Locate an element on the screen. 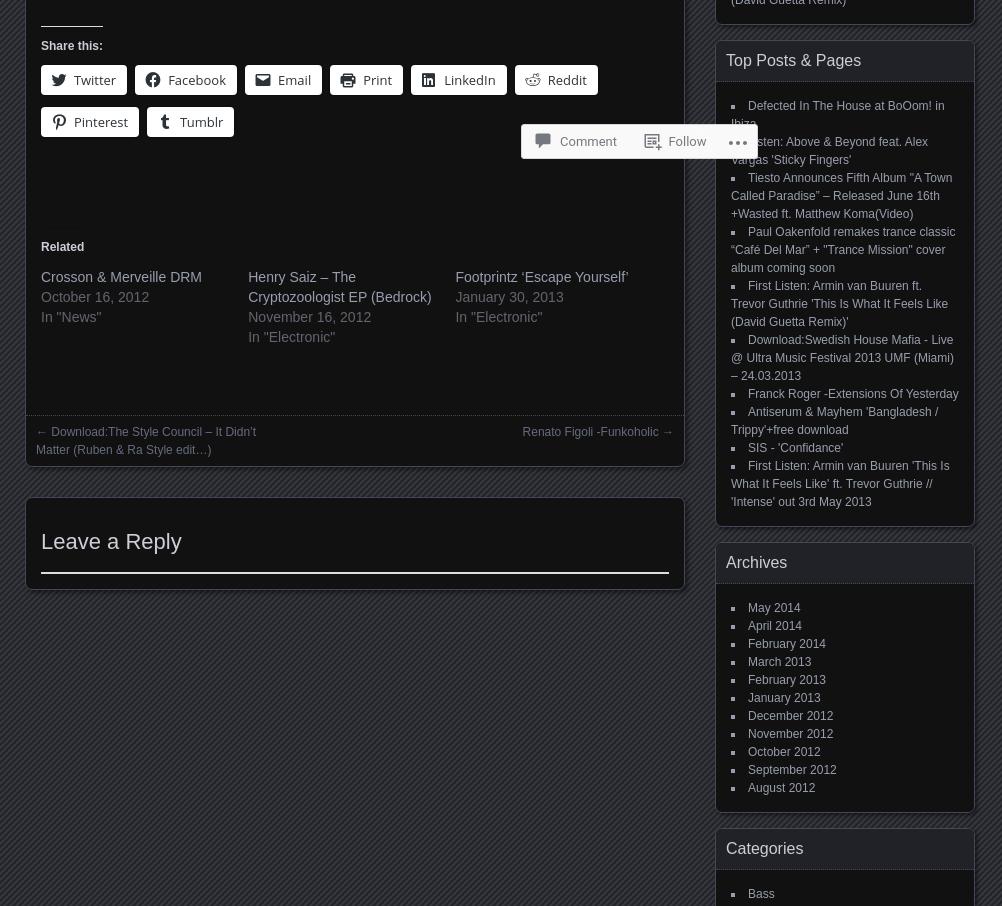  'Defected In The House at BoOom! in Ibiza' is located at coordinates (837, 113).